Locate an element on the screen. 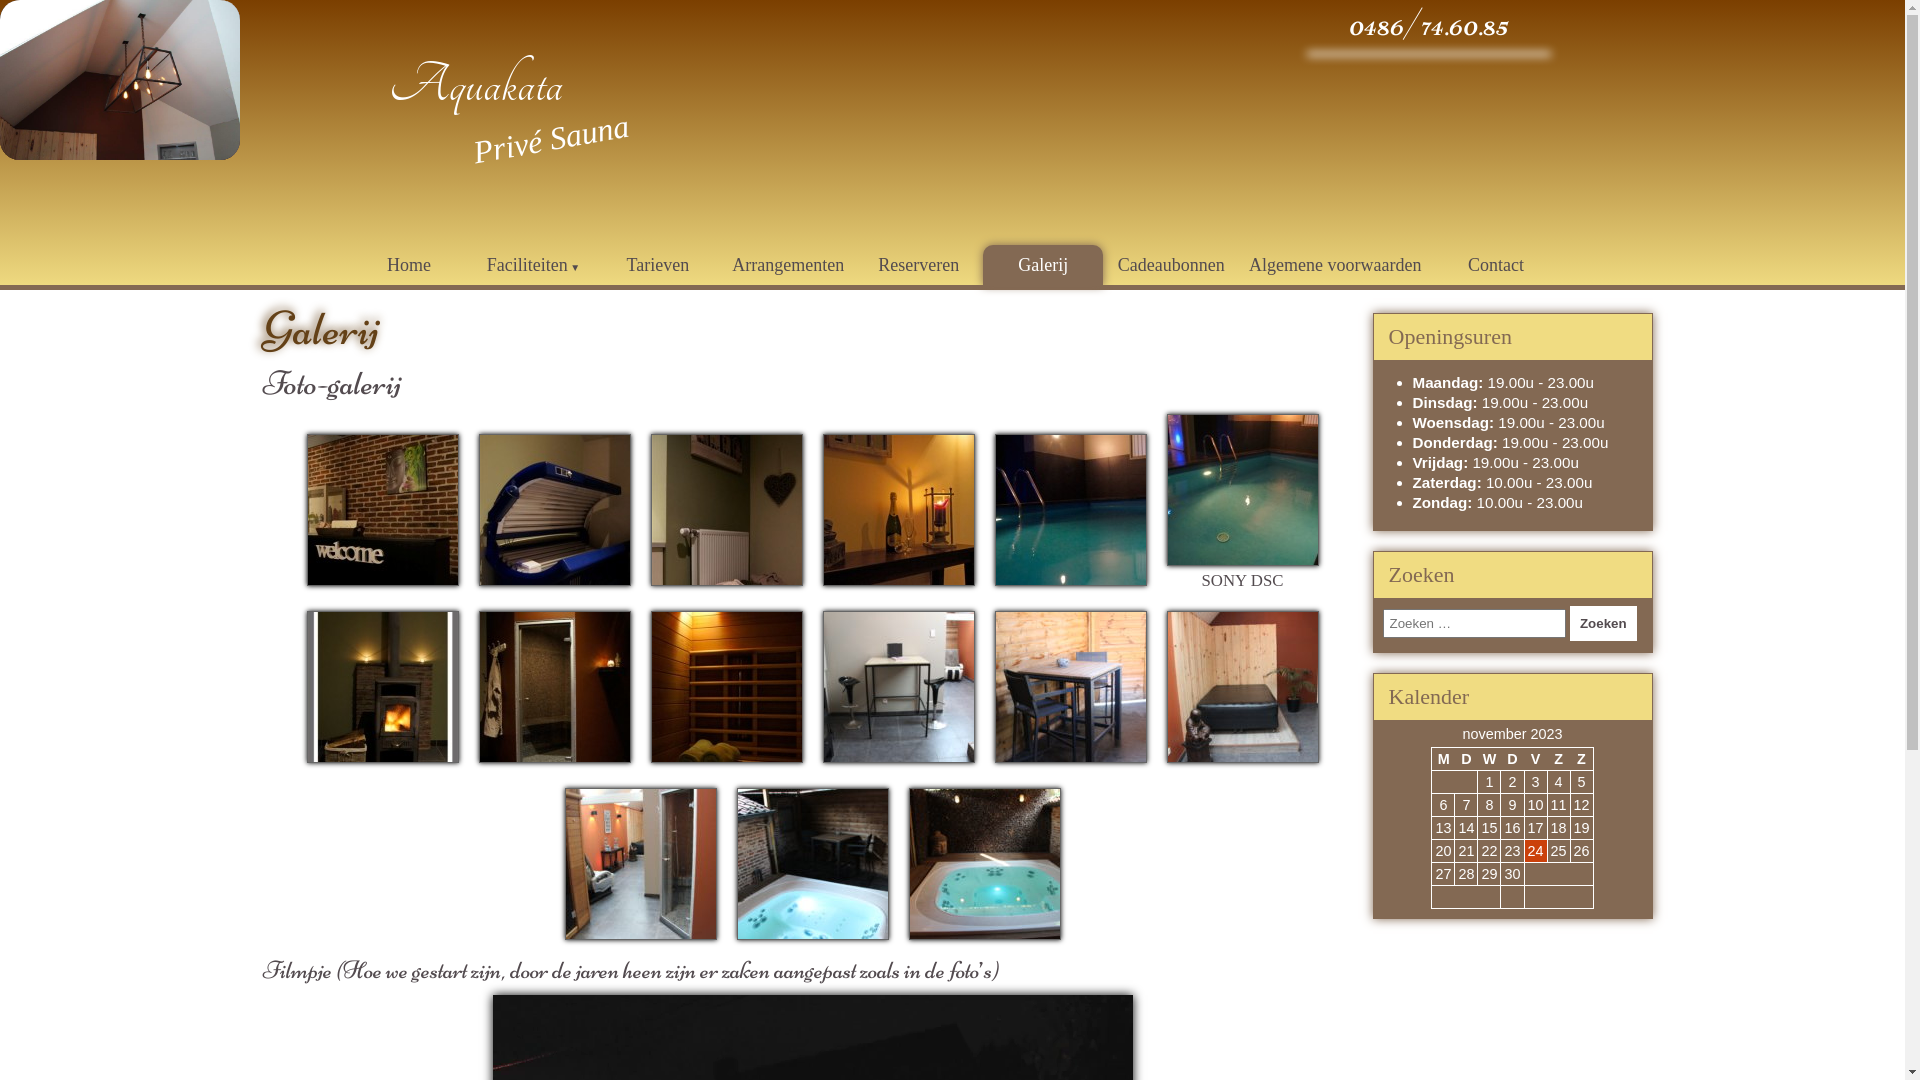 This screenshot has height=1080, width=1920. 'Galerij' is located at coordinates (1041, 264).